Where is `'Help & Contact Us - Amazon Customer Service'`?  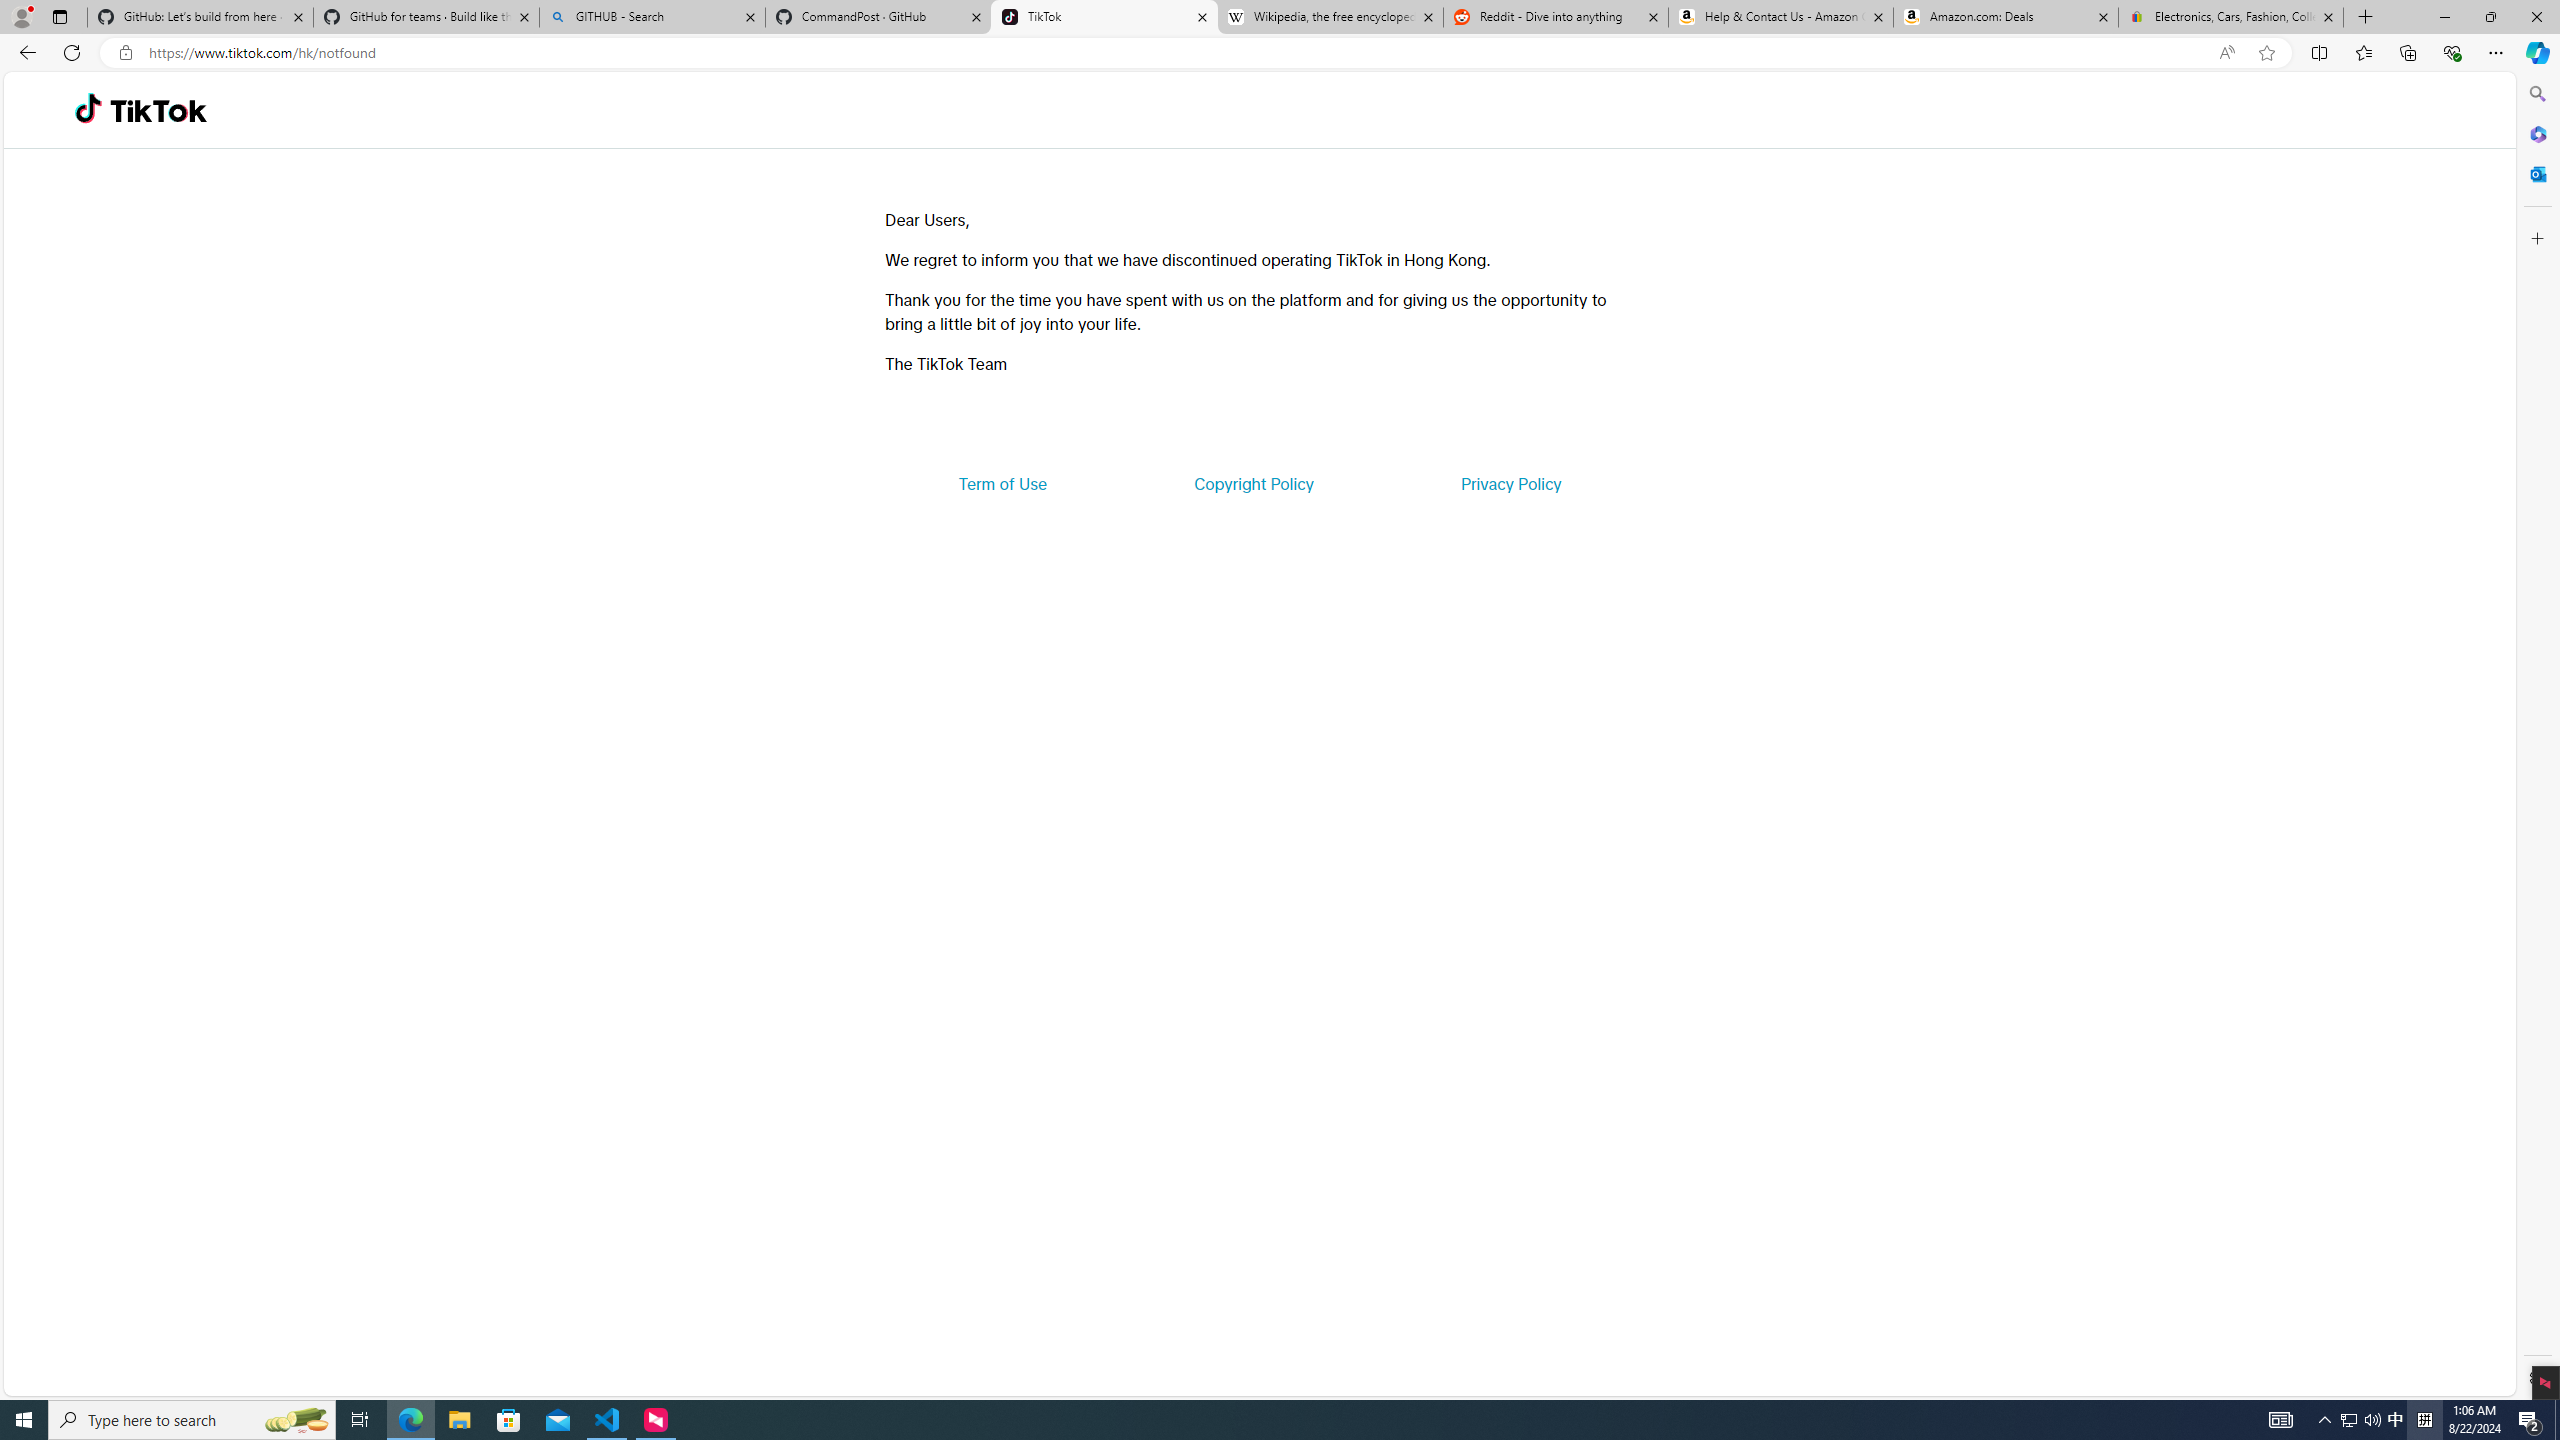 'Help & Contact Us - Amazon Customer Service' is located at coordinates (1780, 16).